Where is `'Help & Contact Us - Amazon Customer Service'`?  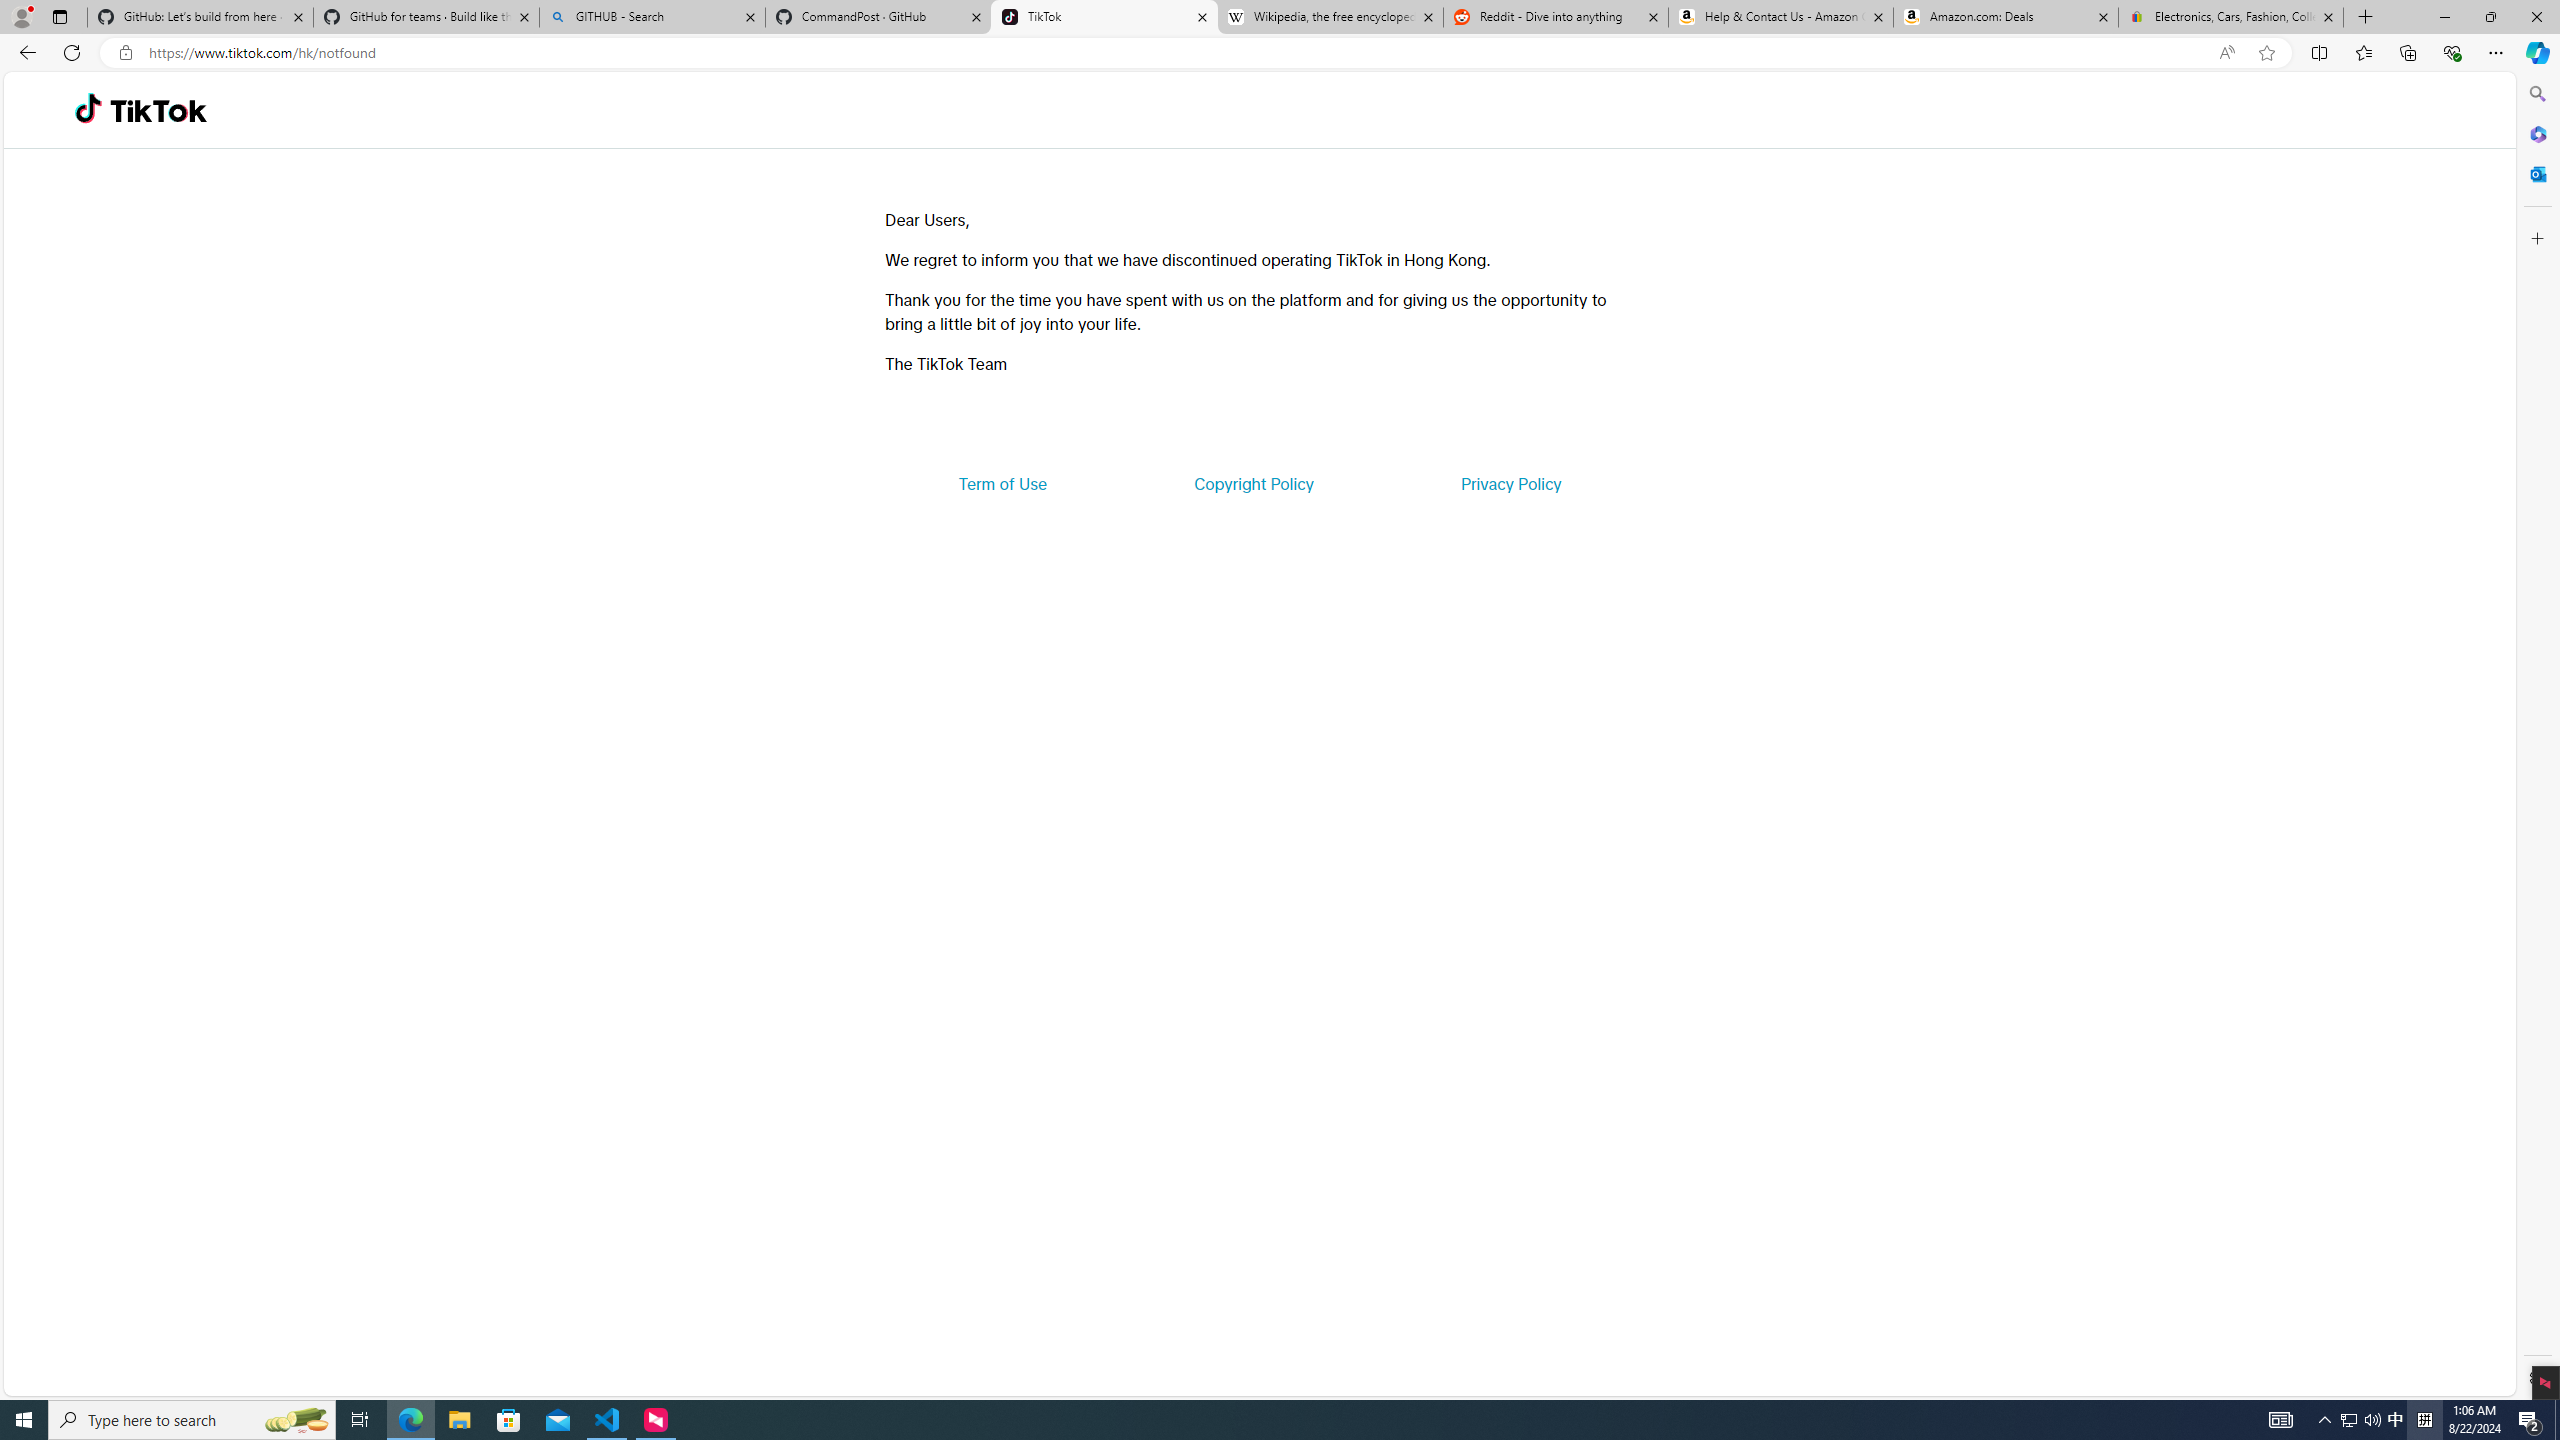 'Help & Contact Us - Amazon Customer Service' is located at coordinates (1780, 16).